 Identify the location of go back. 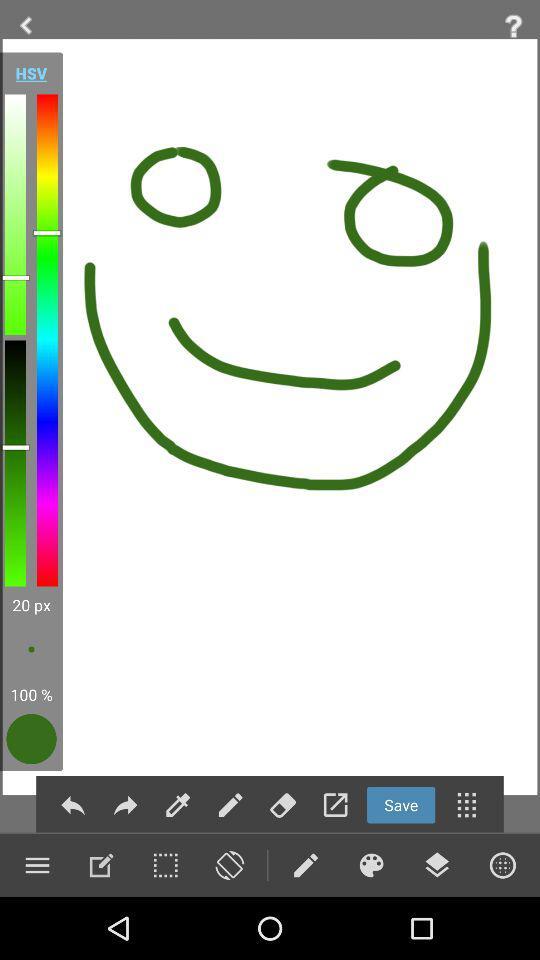
(25, 25).